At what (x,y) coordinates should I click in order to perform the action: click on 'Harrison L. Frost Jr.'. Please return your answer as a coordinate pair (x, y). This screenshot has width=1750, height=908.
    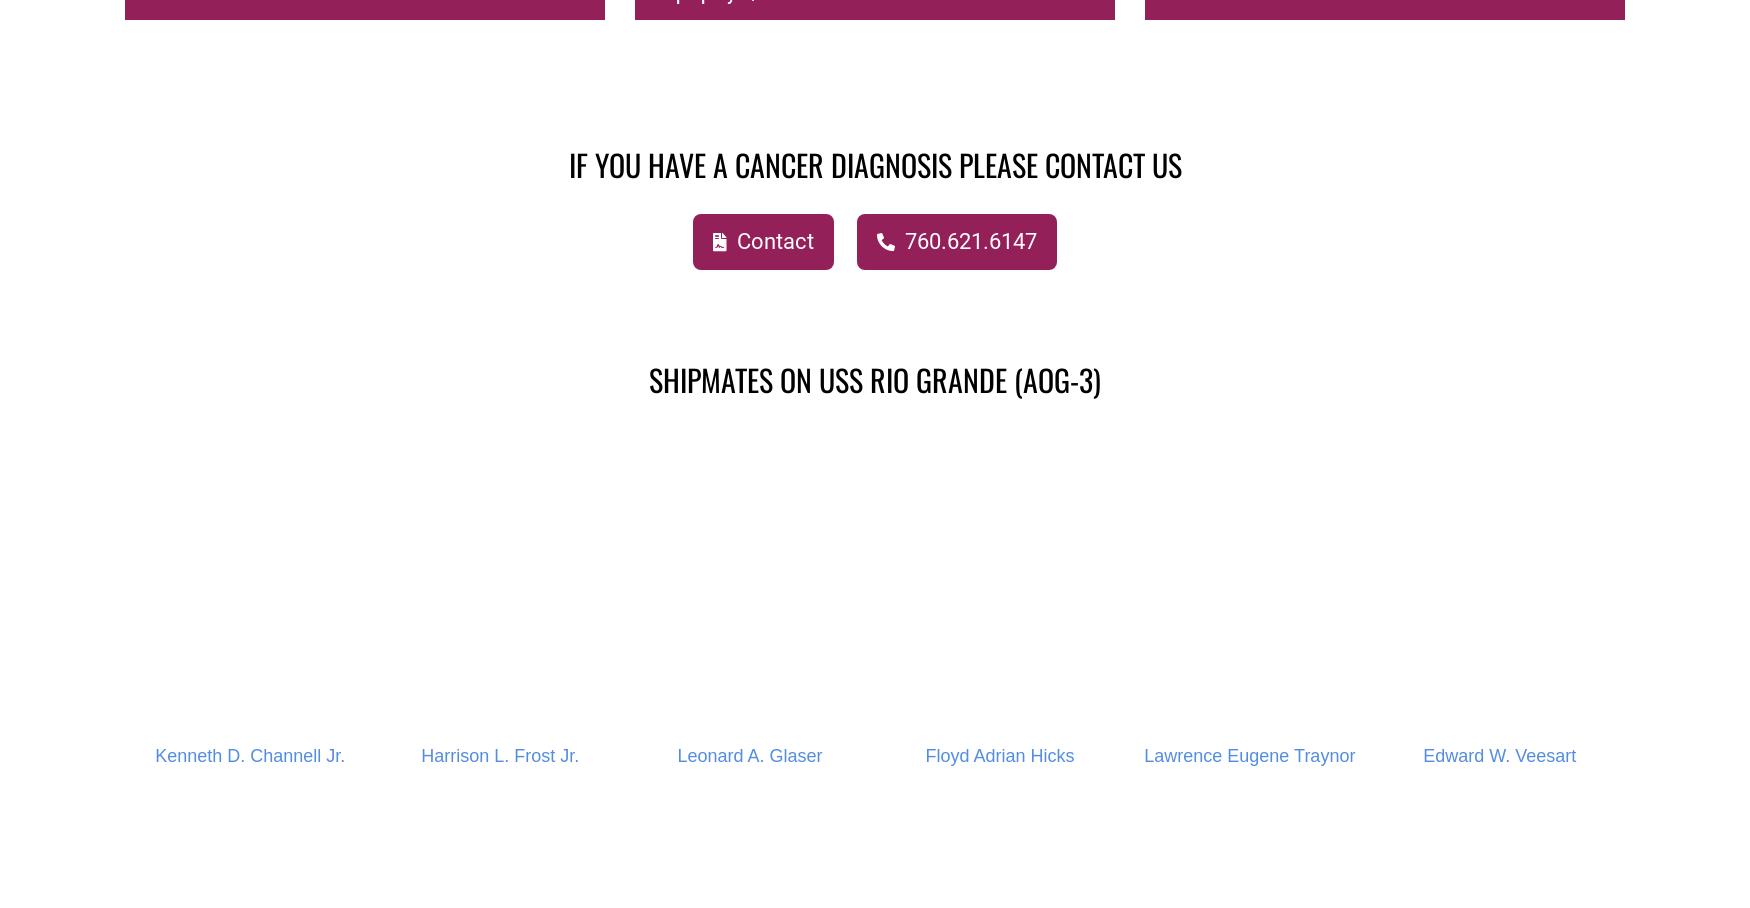
    Looking at the image, I should click on (499, 755).